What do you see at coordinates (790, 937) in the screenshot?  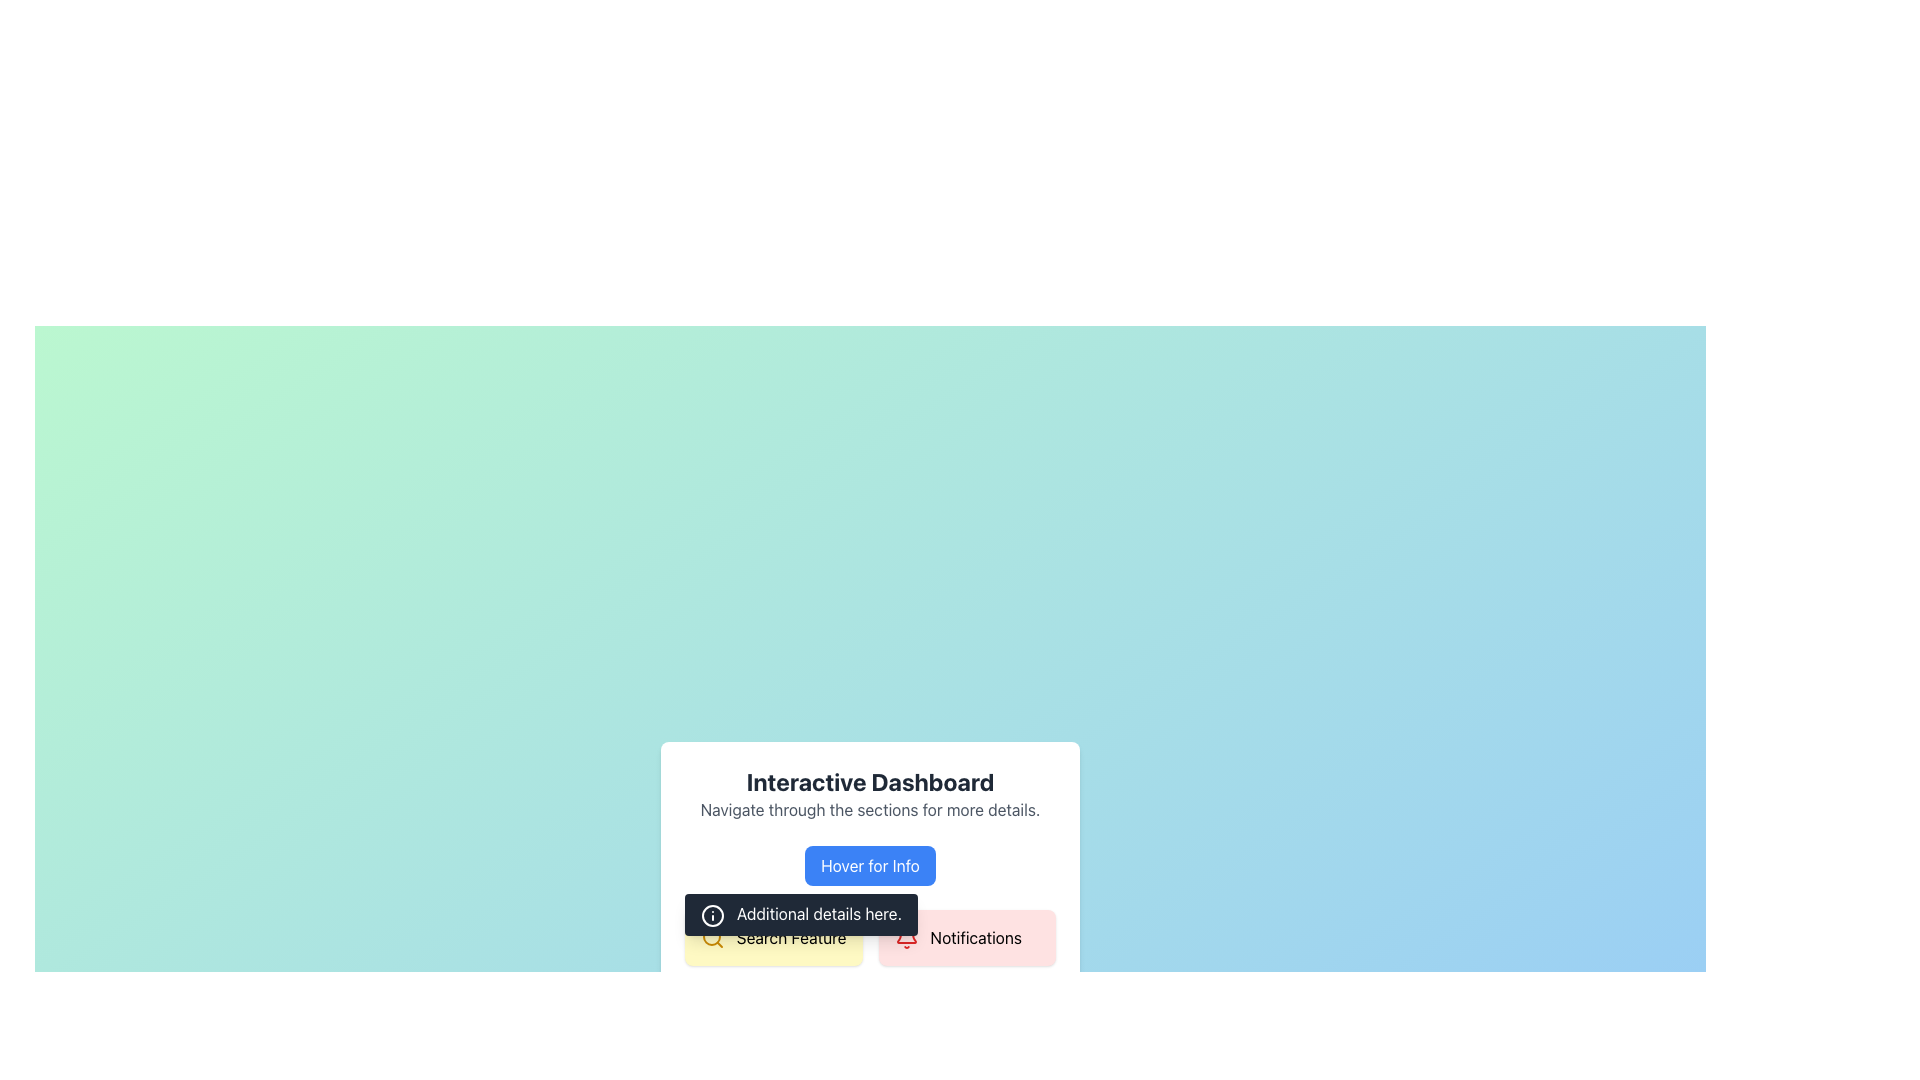 I see `the informative text label located in a rounded rectangle with a yellow background, positioned below the tooltip labeled 'Additional details here.' and to the left of the 'Notifications' button` at bounding box center [790, 937].